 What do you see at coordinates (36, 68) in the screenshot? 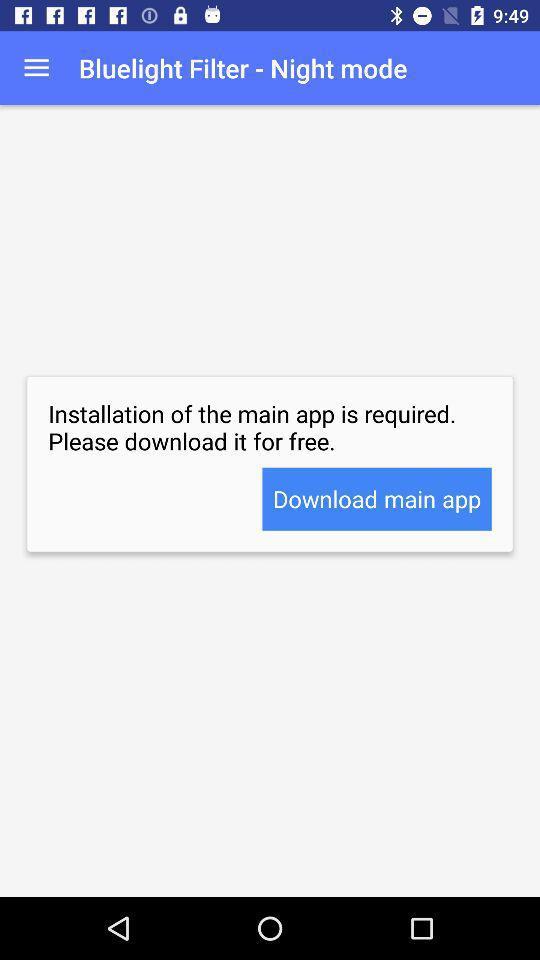
I see `icon at the top left corner` at bounding box center [36, 68].